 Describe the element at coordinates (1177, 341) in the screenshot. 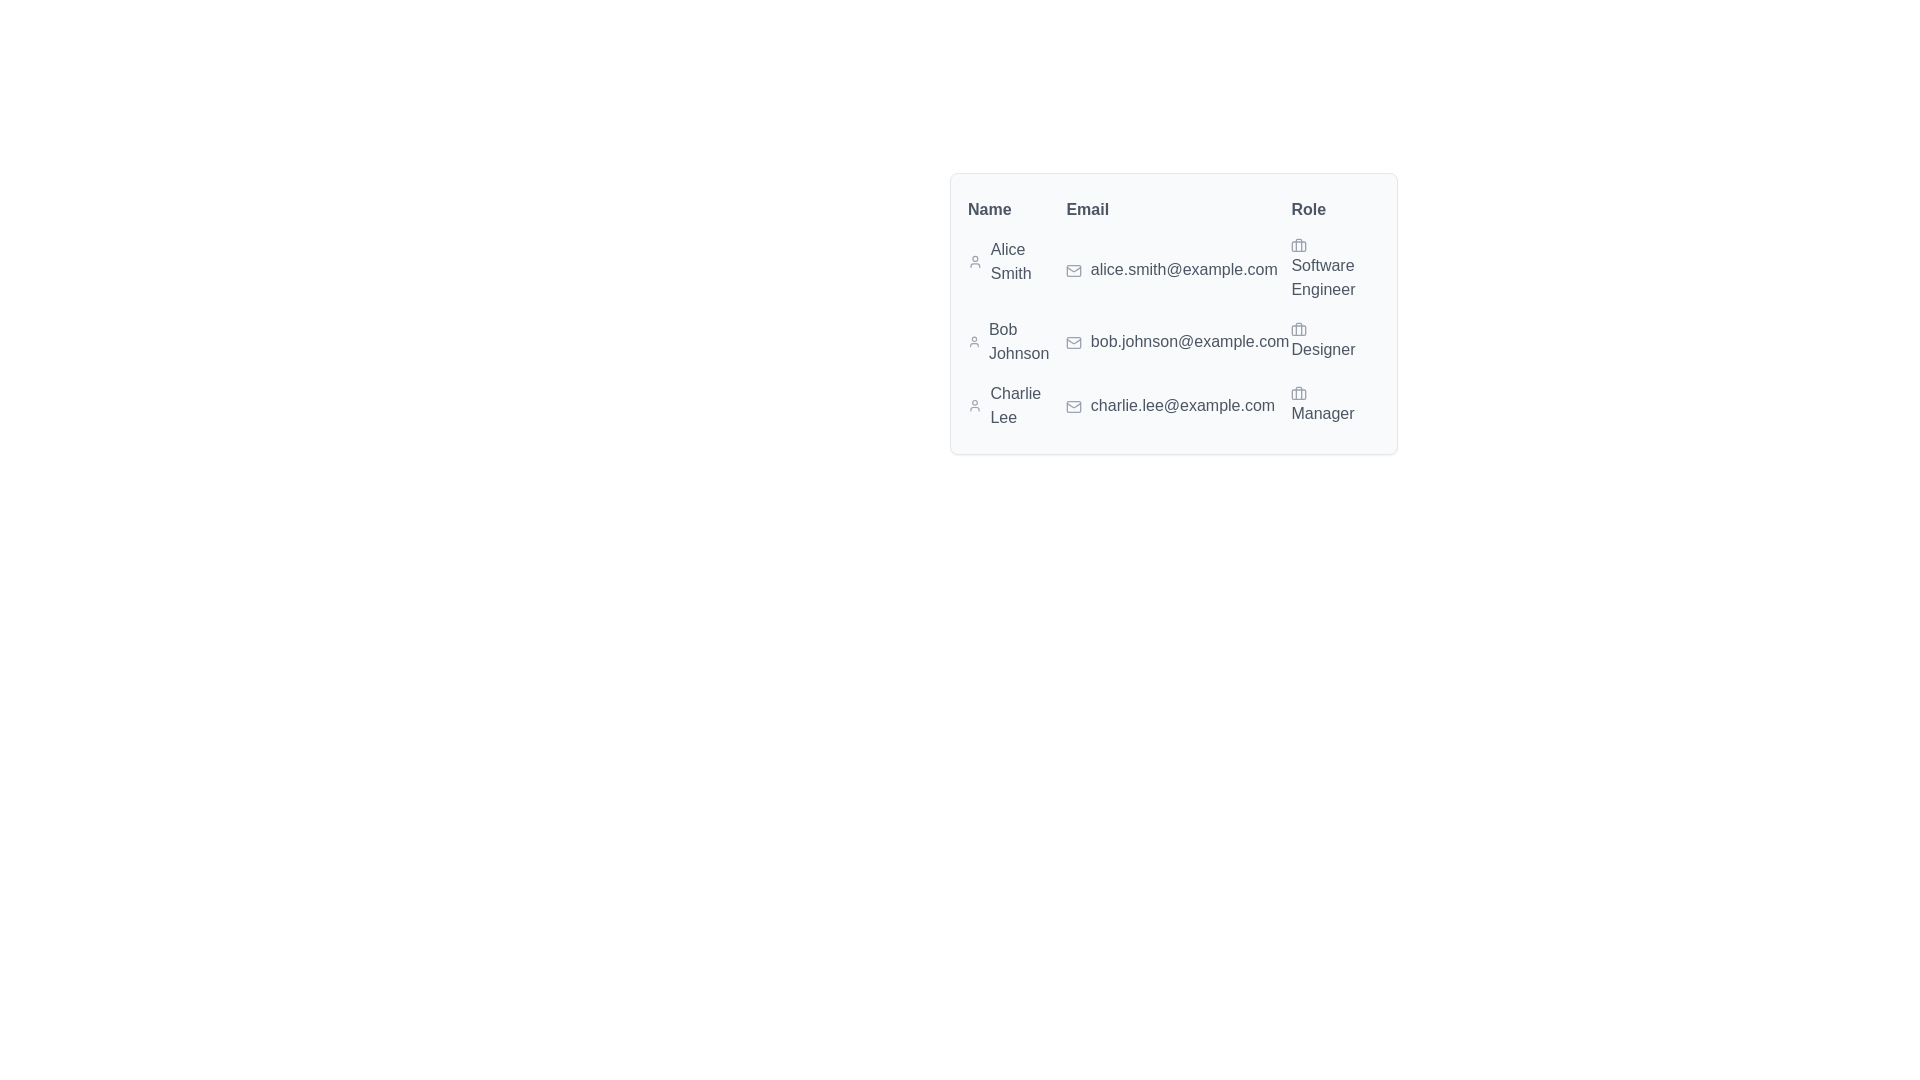

I see `the text display showing the email address 'bob.johnson@example.com' located` at that location.